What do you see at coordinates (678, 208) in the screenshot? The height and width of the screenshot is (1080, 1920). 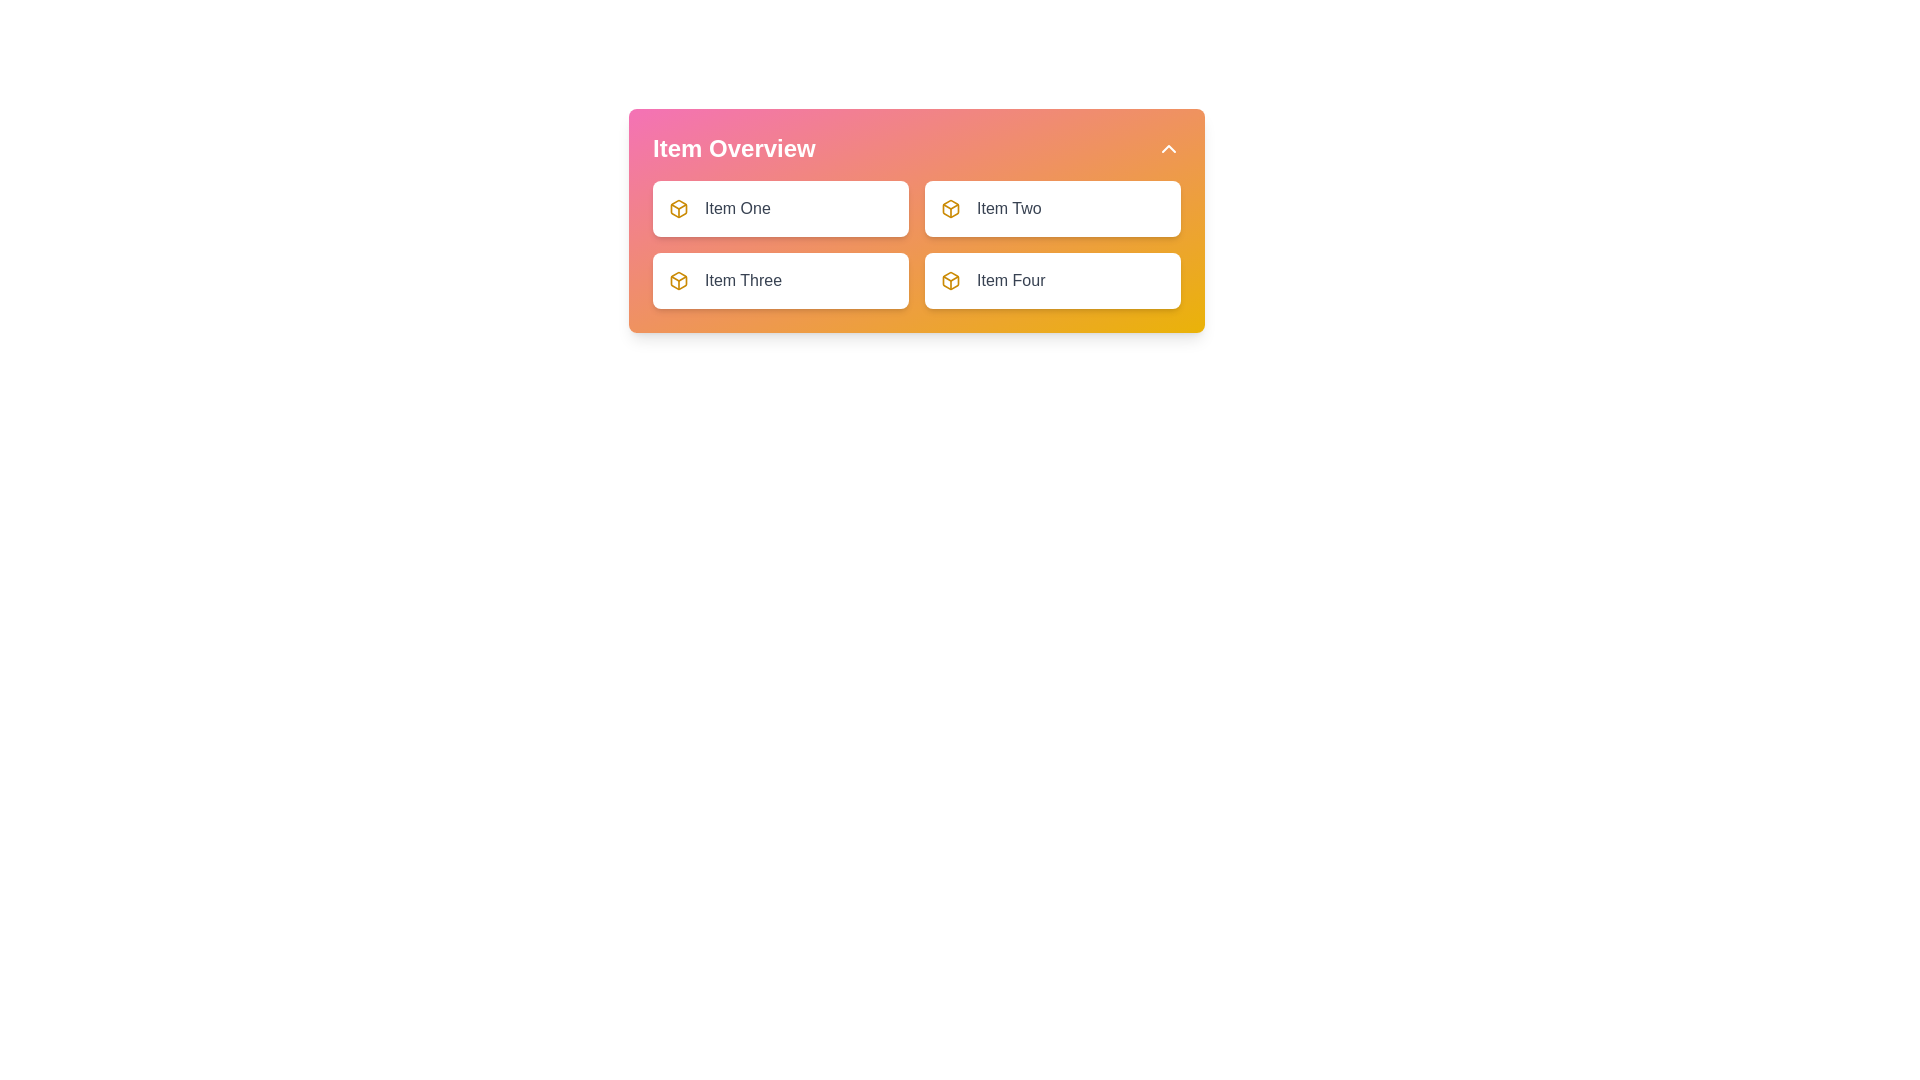 I see `the small cube icon with a yellow outline and gradients, which is the first icon inside the white rounded rectangle labeled Item One` at bounding box center [678, 208].